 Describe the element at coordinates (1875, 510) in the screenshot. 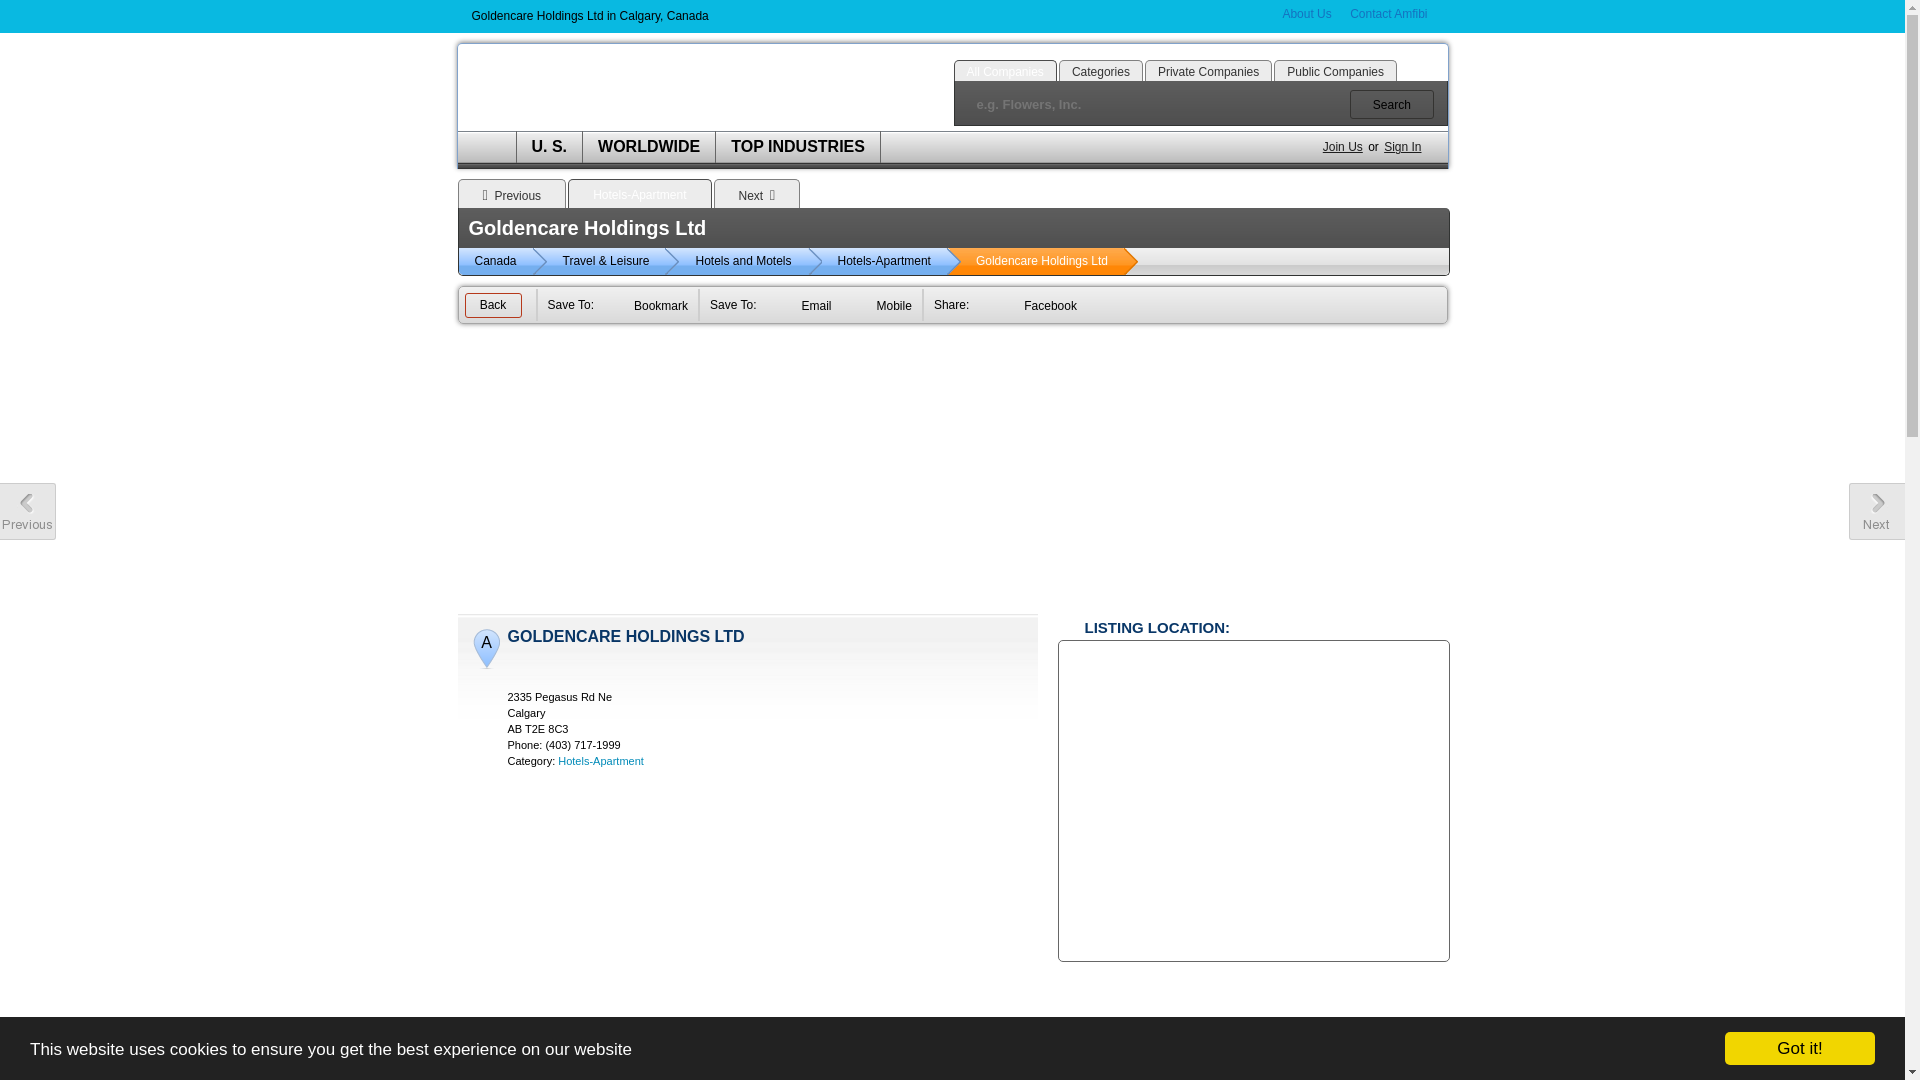

I see `'Next company profile'` at that location.